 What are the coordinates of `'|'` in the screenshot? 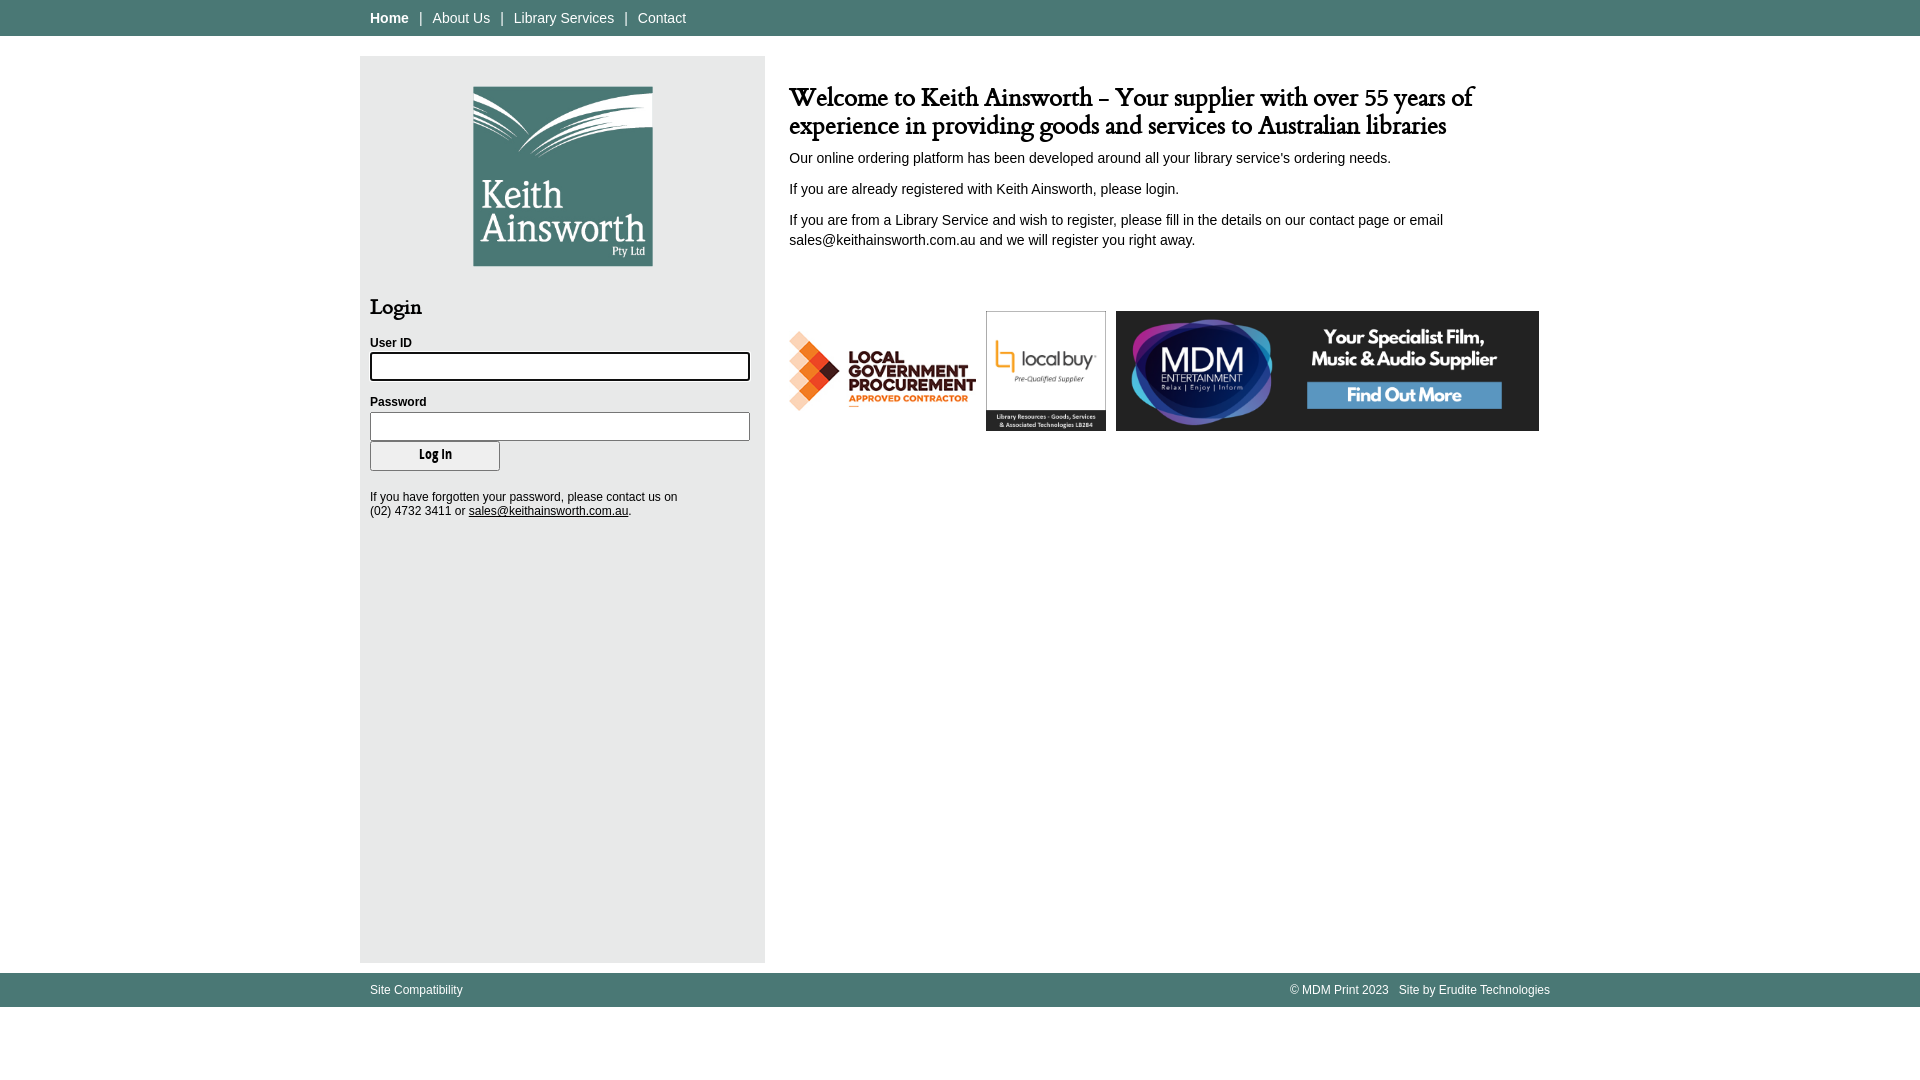 It's located at (499, 18).